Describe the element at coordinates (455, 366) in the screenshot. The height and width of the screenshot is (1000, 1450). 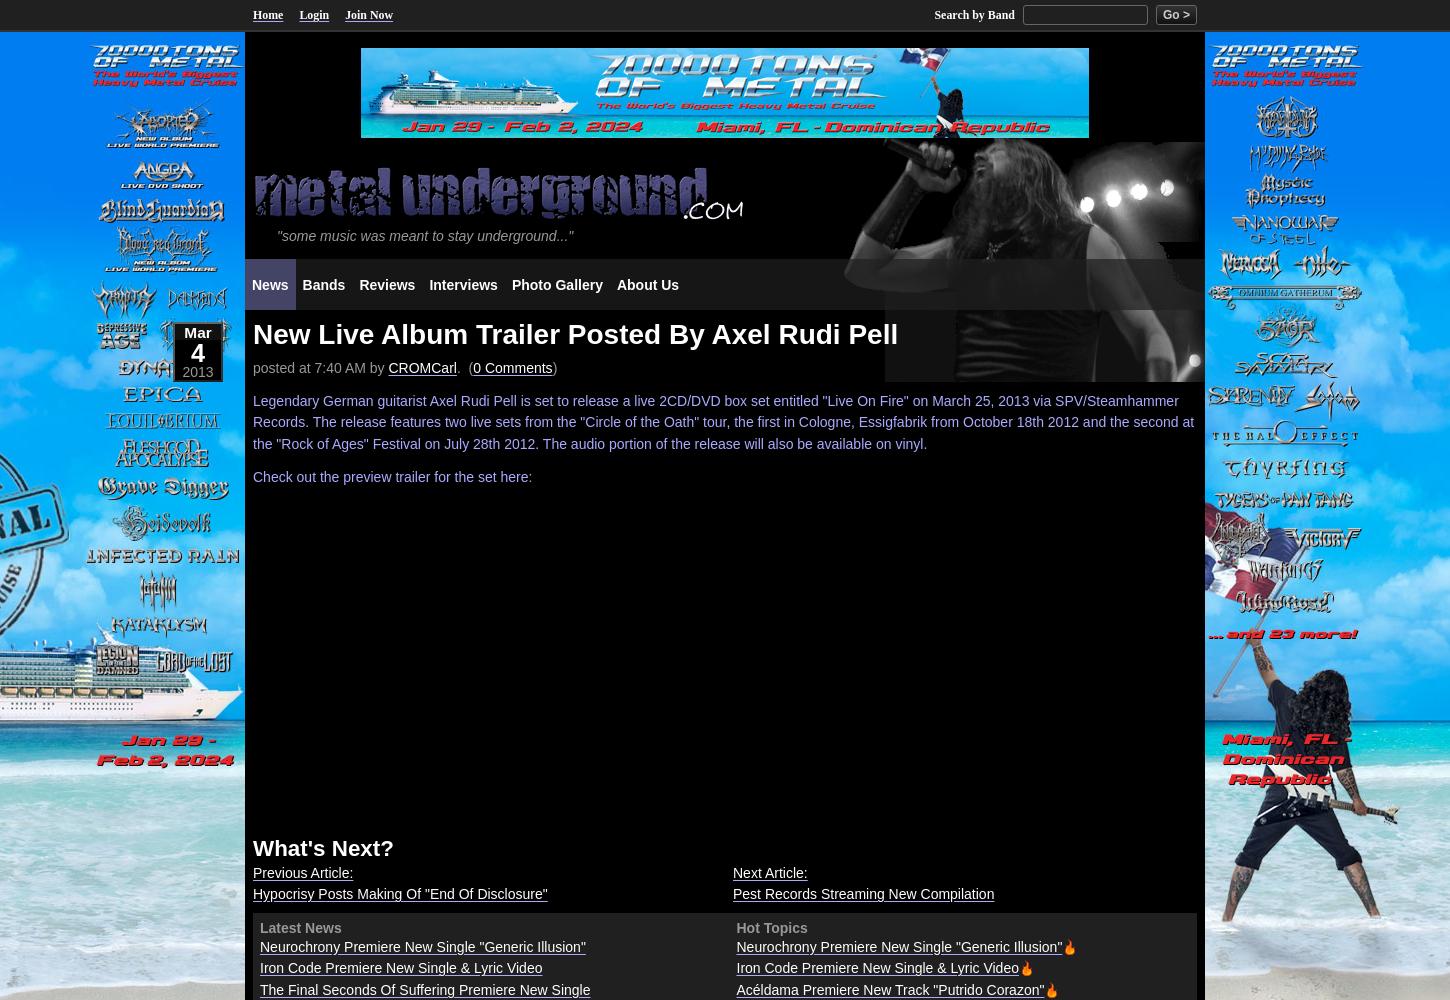
I see `'.
				 ('` at that location.